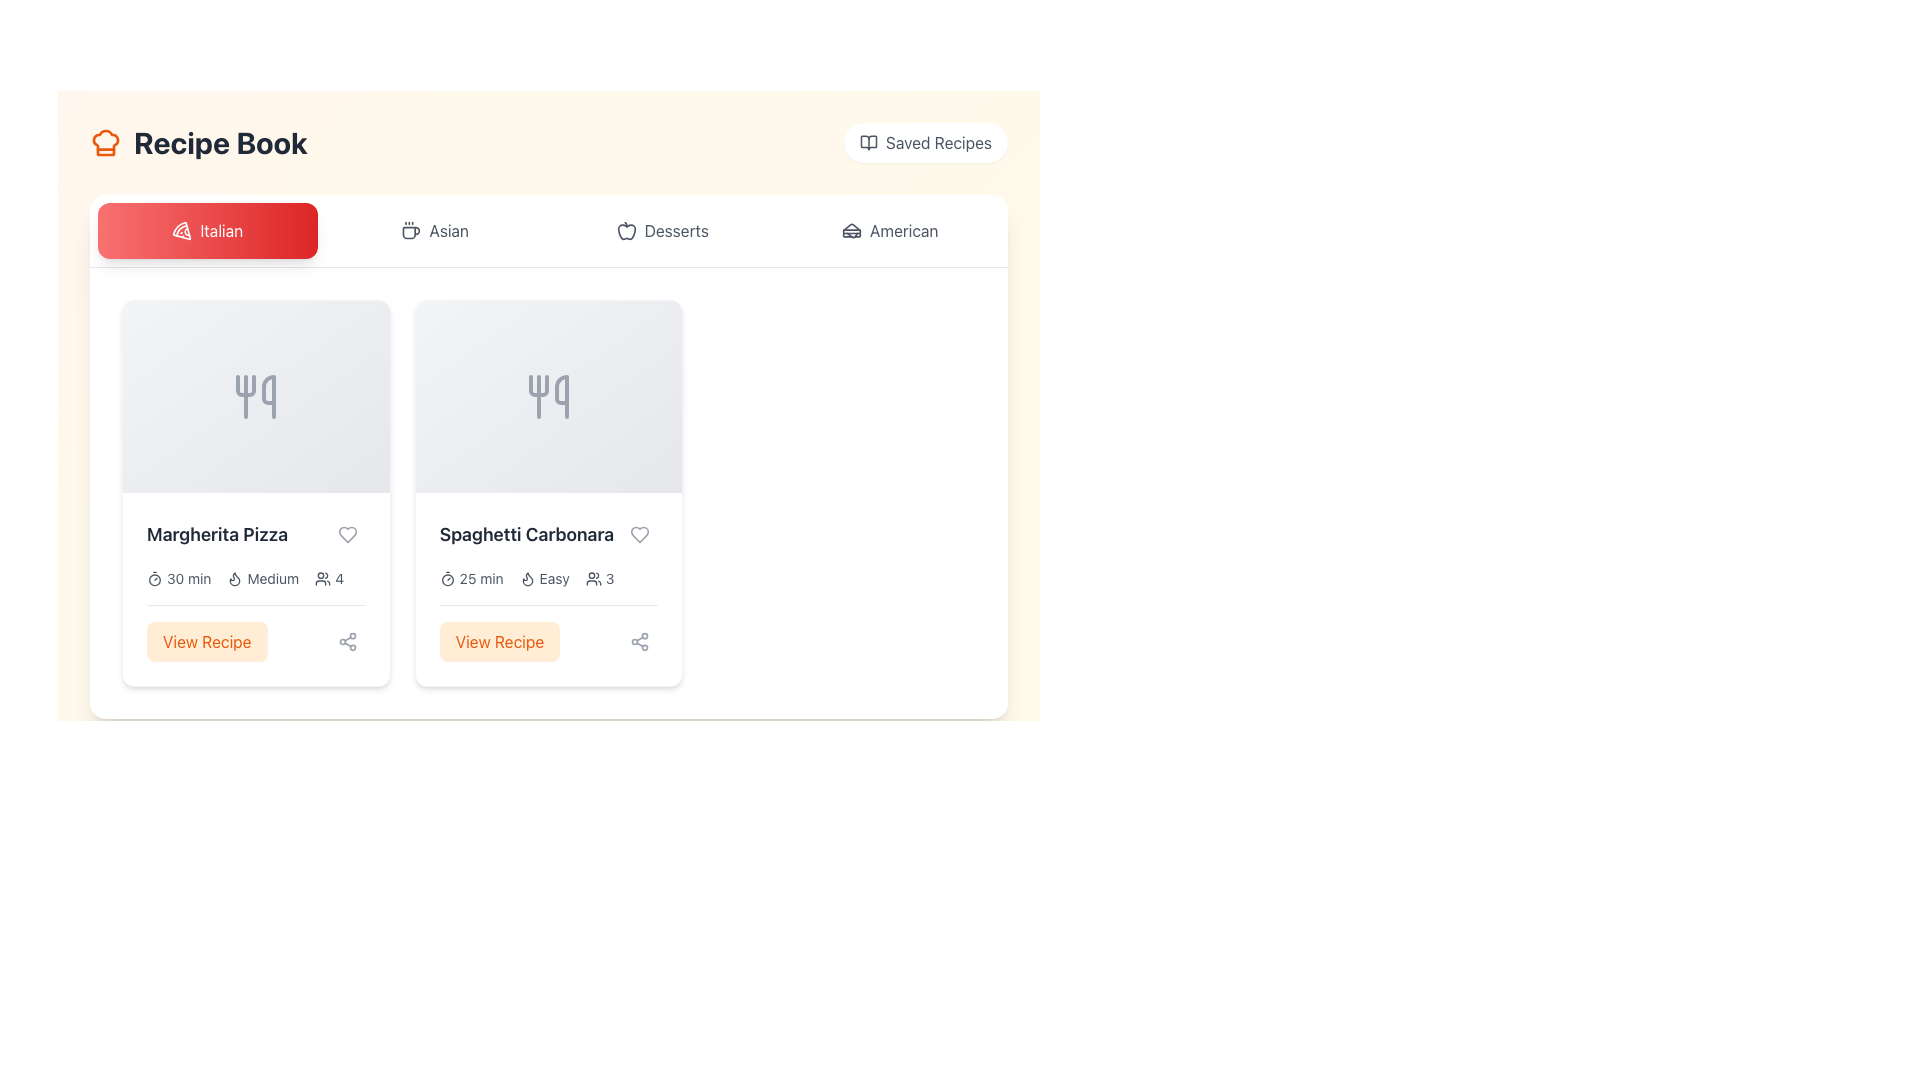 Image resolution: width=1920 pixels, height=1080 pixels. I want to click on the recipe preview card for 'Margherita Pizza', which is the first card in the grid layout located at the top-left corner of the grid, so click(255, 493).